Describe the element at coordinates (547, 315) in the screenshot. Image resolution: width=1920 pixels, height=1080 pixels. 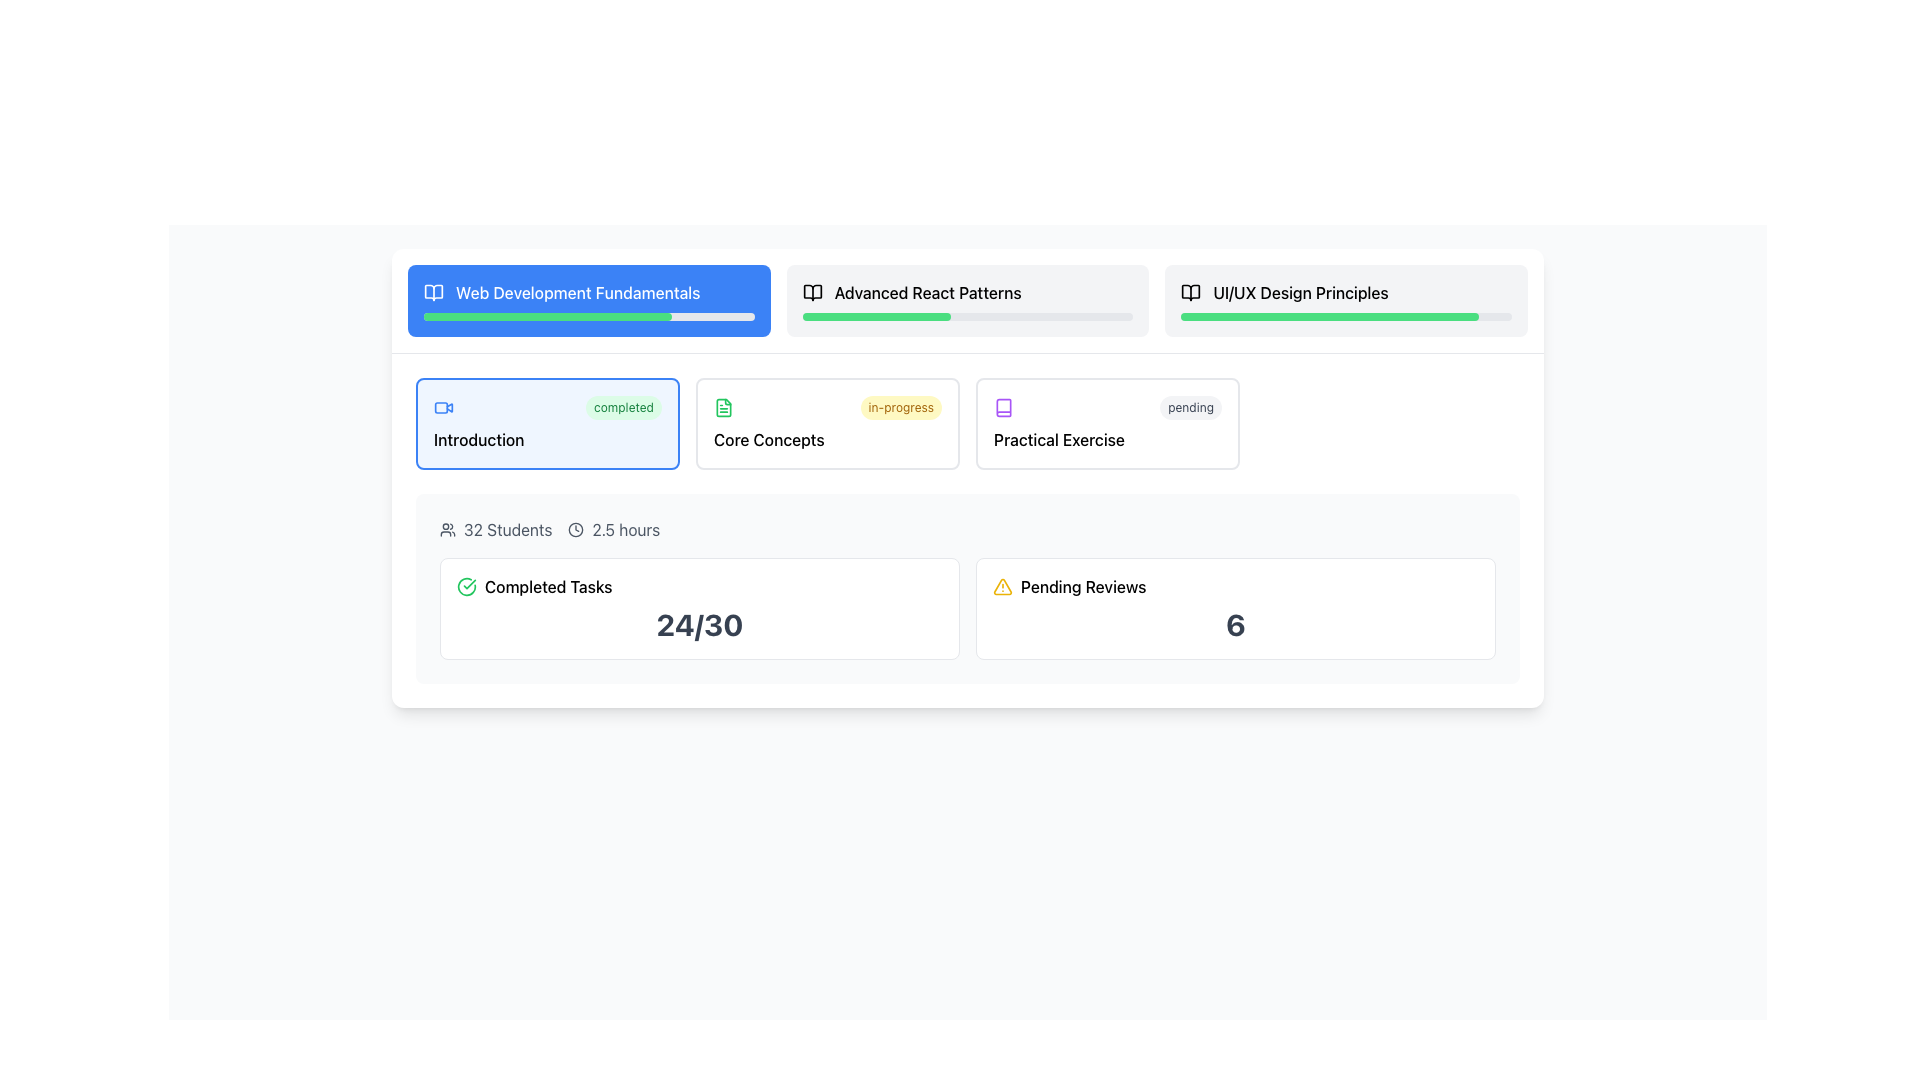
I see `the filled segment of the green horizontal progress bar located beneath the 'Web Development Fundamentals' label` at that location.